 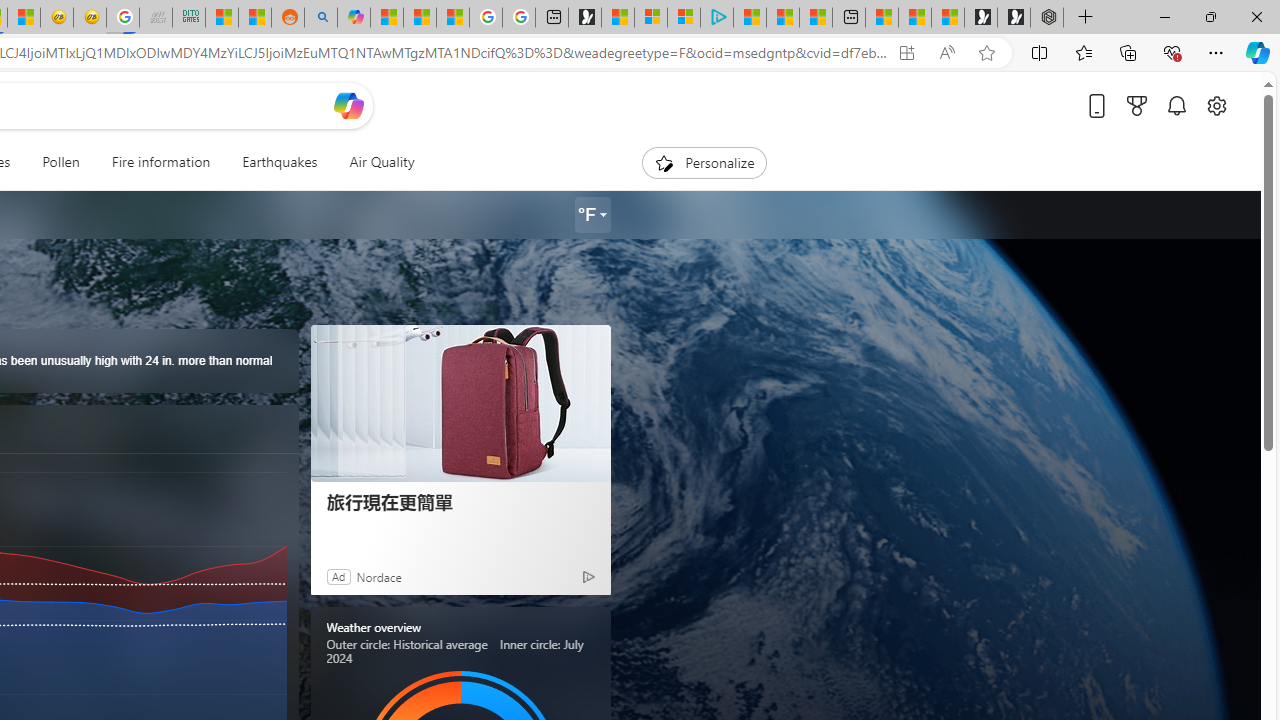 I want to click on 'Pollen', so click(x=60, y=162).